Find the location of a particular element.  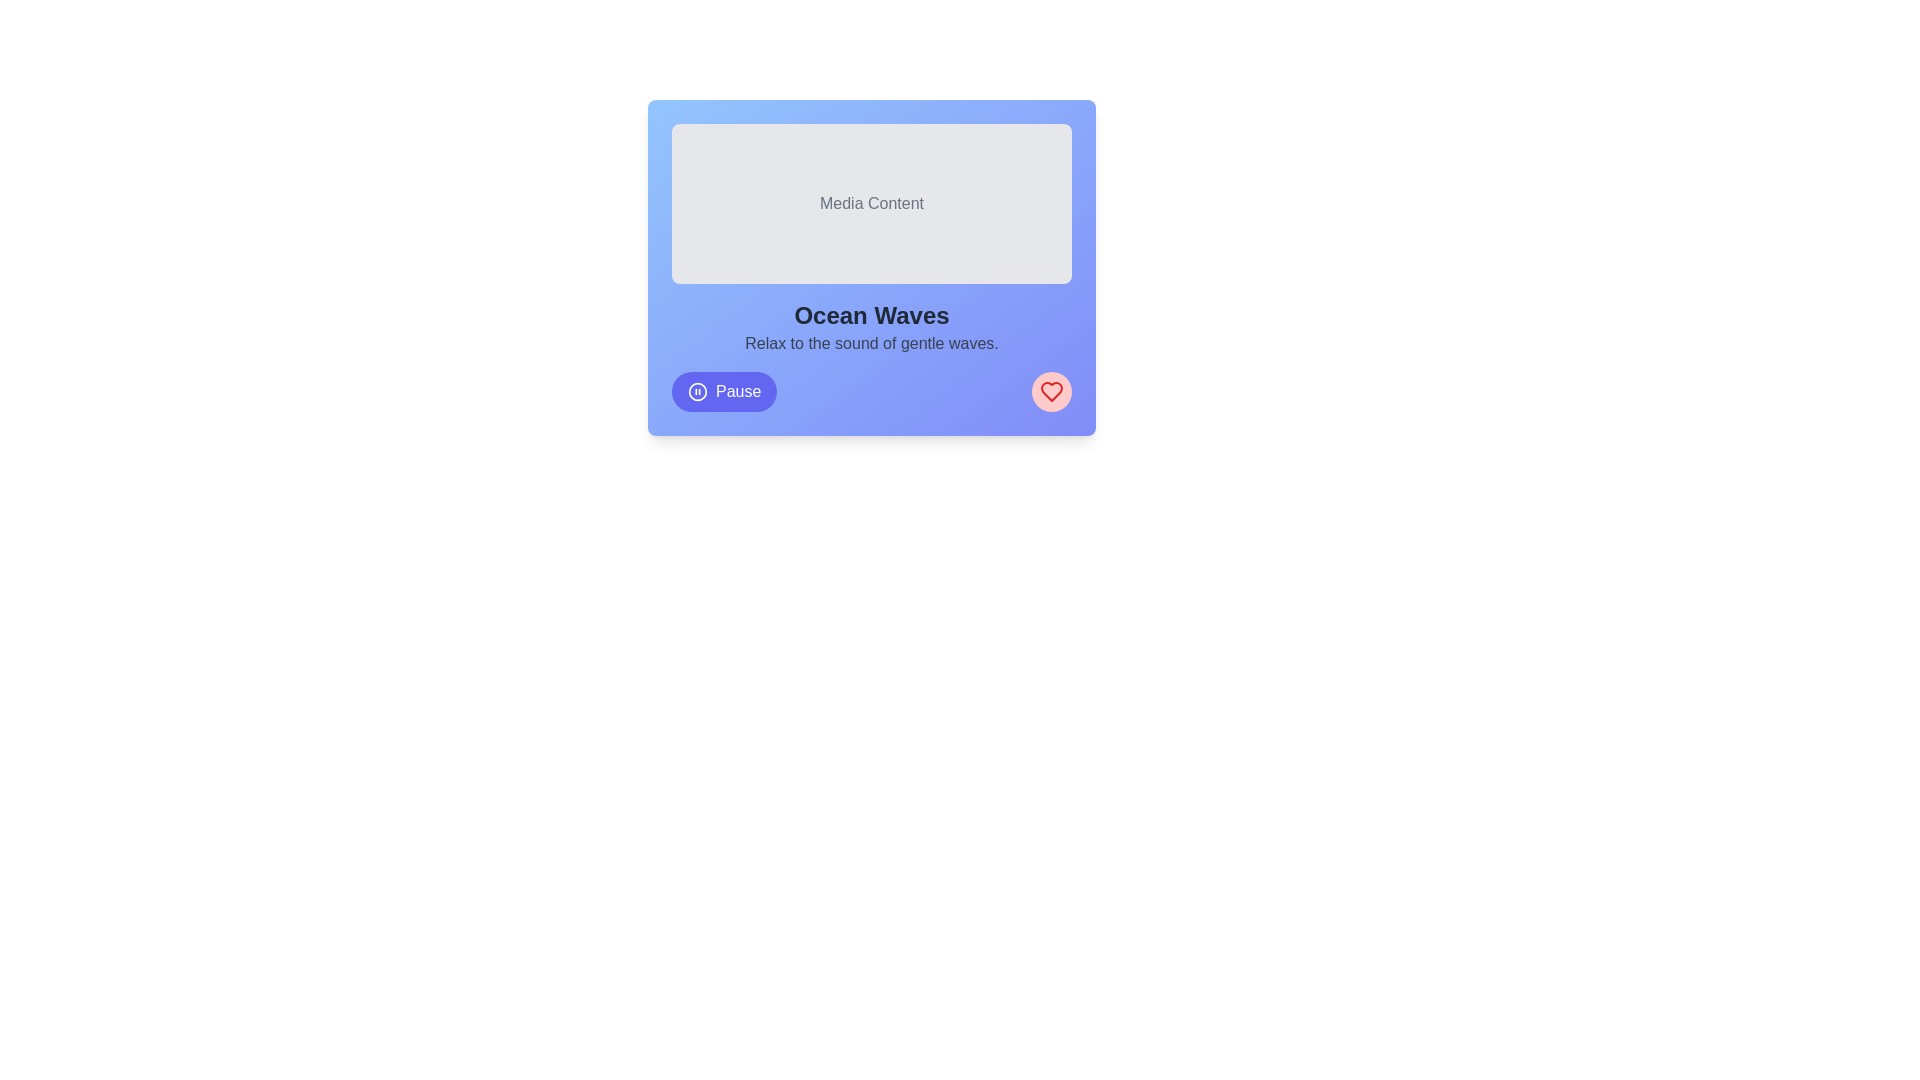

the decorative circle element that encircles the pause icon located in the lower-left corner of the card interface is located at coordinates (697, 392).